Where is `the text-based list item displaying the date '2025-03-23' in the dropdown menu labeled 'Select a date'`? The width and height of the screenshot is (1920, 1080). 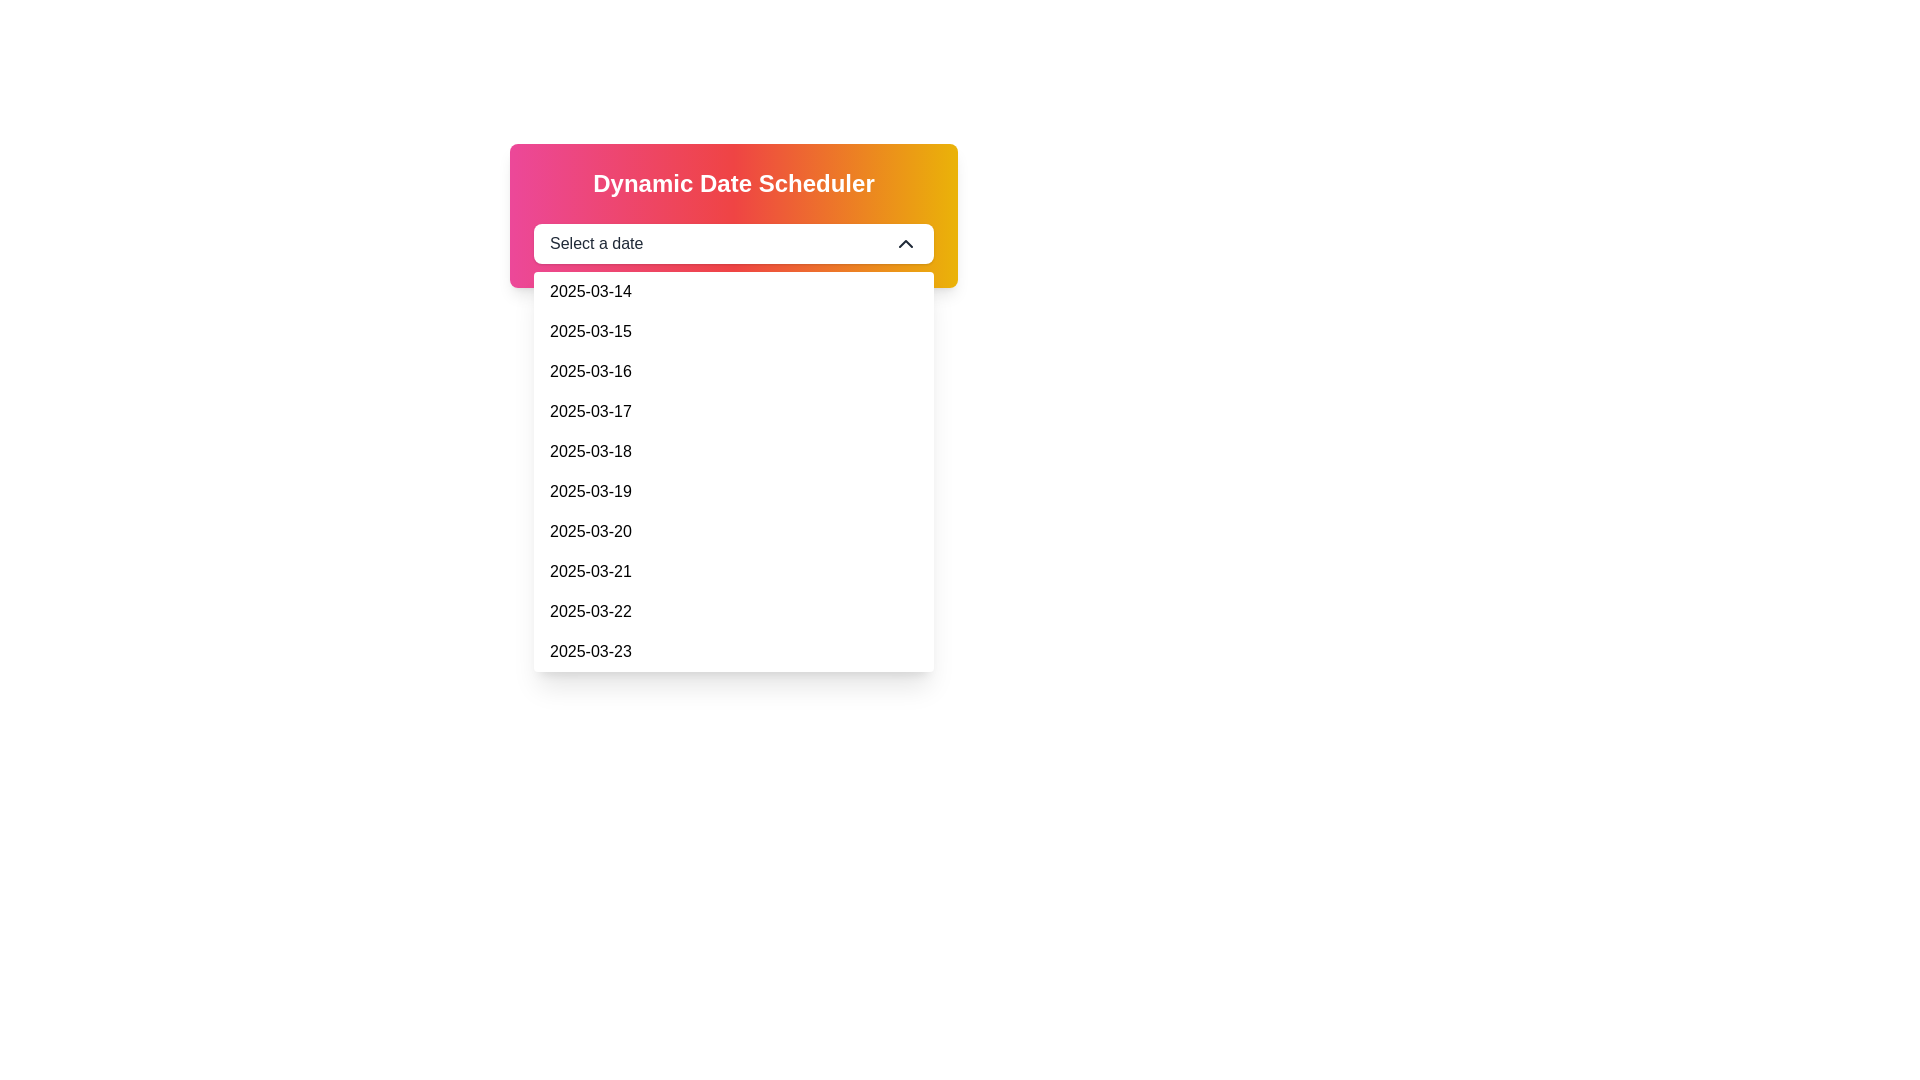
the text-based list item displaying the date '2025-03-23' in the dropdown menu labeled 'Select a date' is located at coordinates (589, 651).